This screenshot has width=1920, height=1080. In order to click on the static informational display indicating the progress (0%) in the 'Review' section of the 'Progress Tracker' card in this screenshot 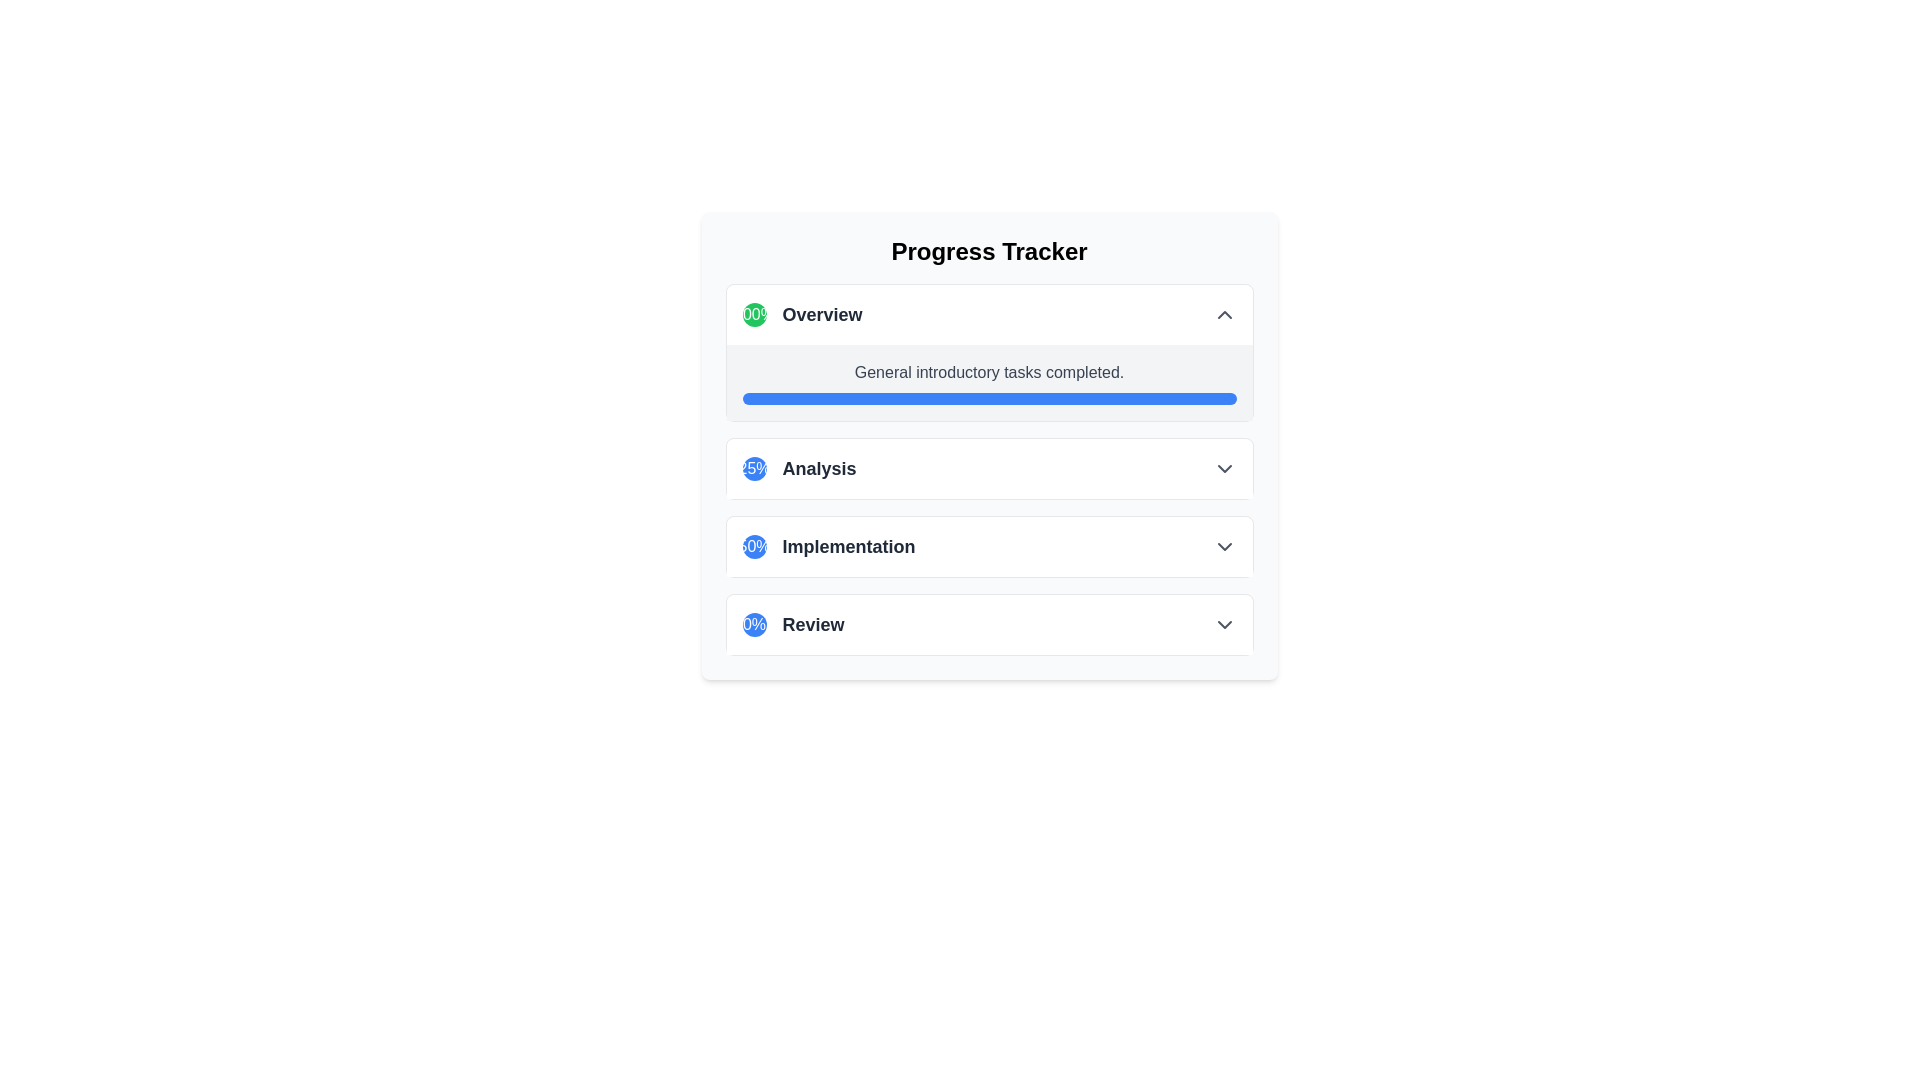, I will do `click(792, 623)`.